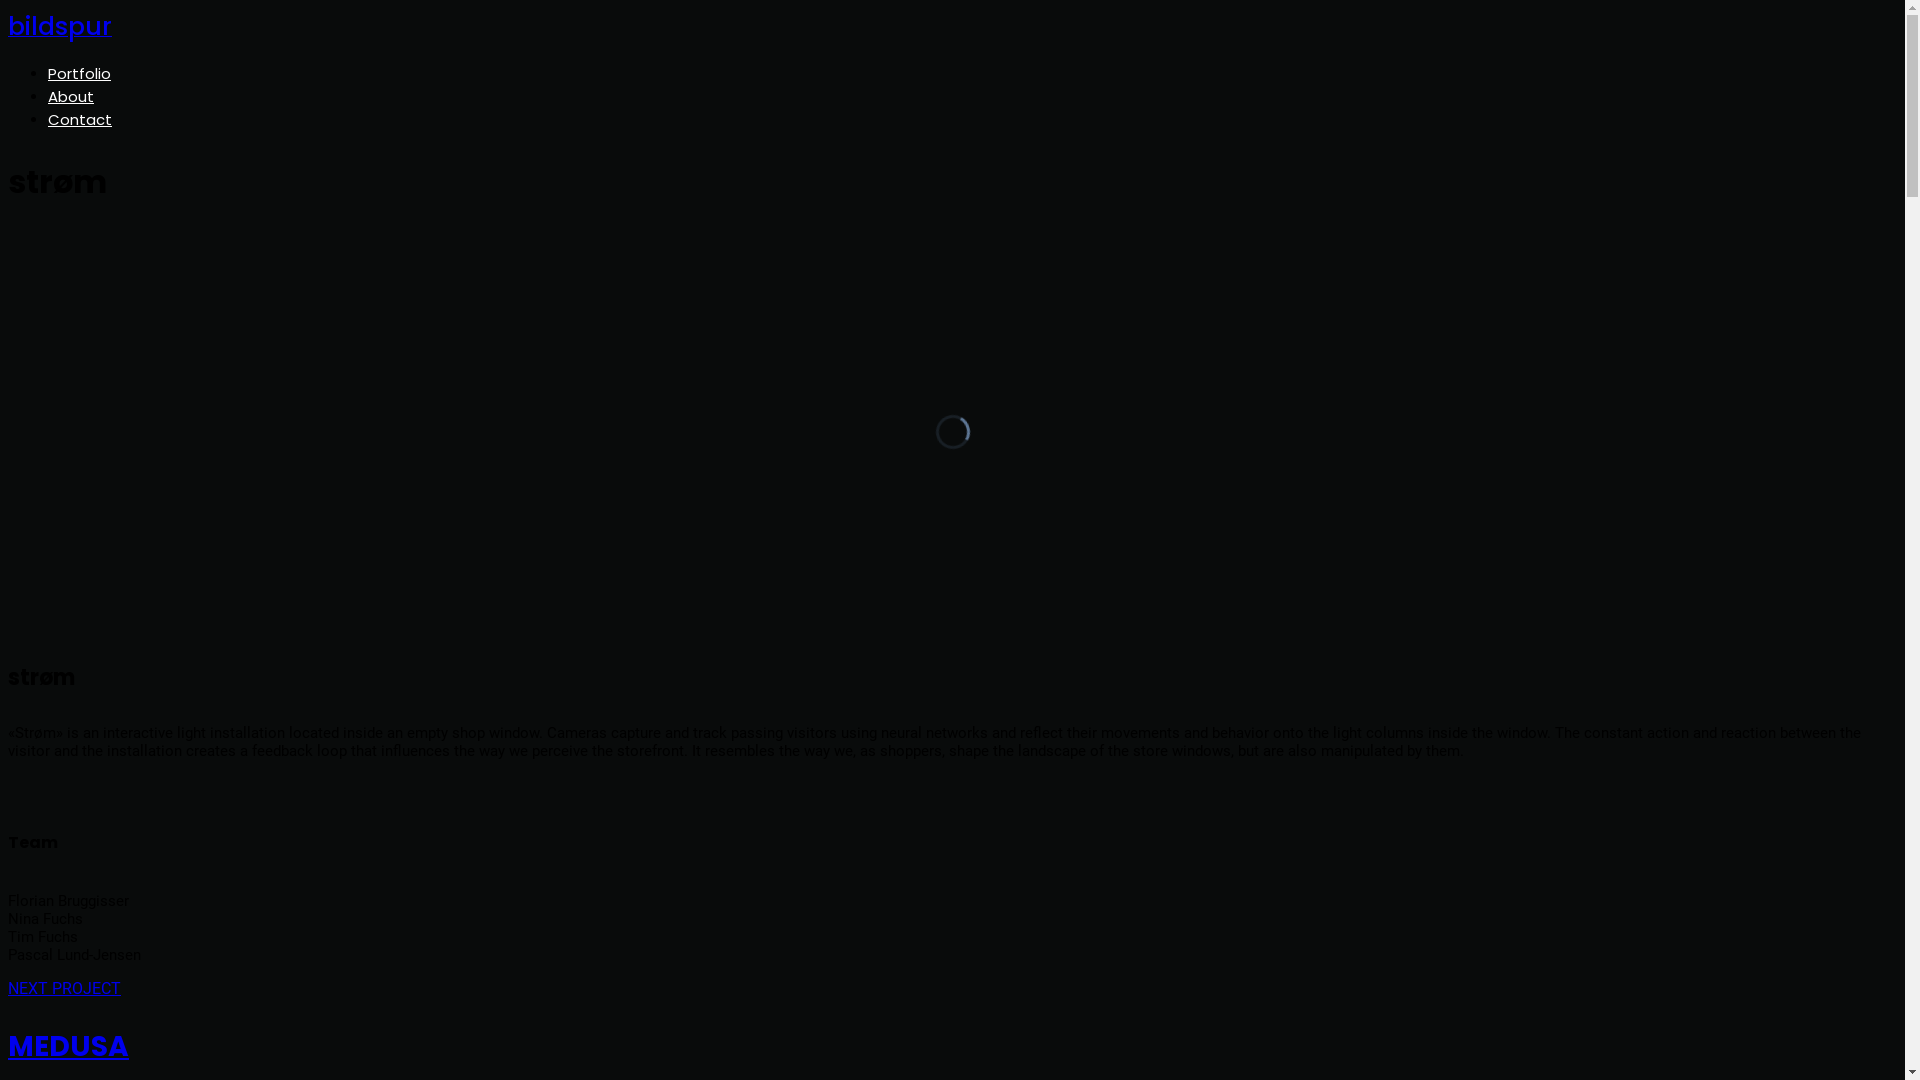  I want to click on 'bildspur', so click(59, 29).